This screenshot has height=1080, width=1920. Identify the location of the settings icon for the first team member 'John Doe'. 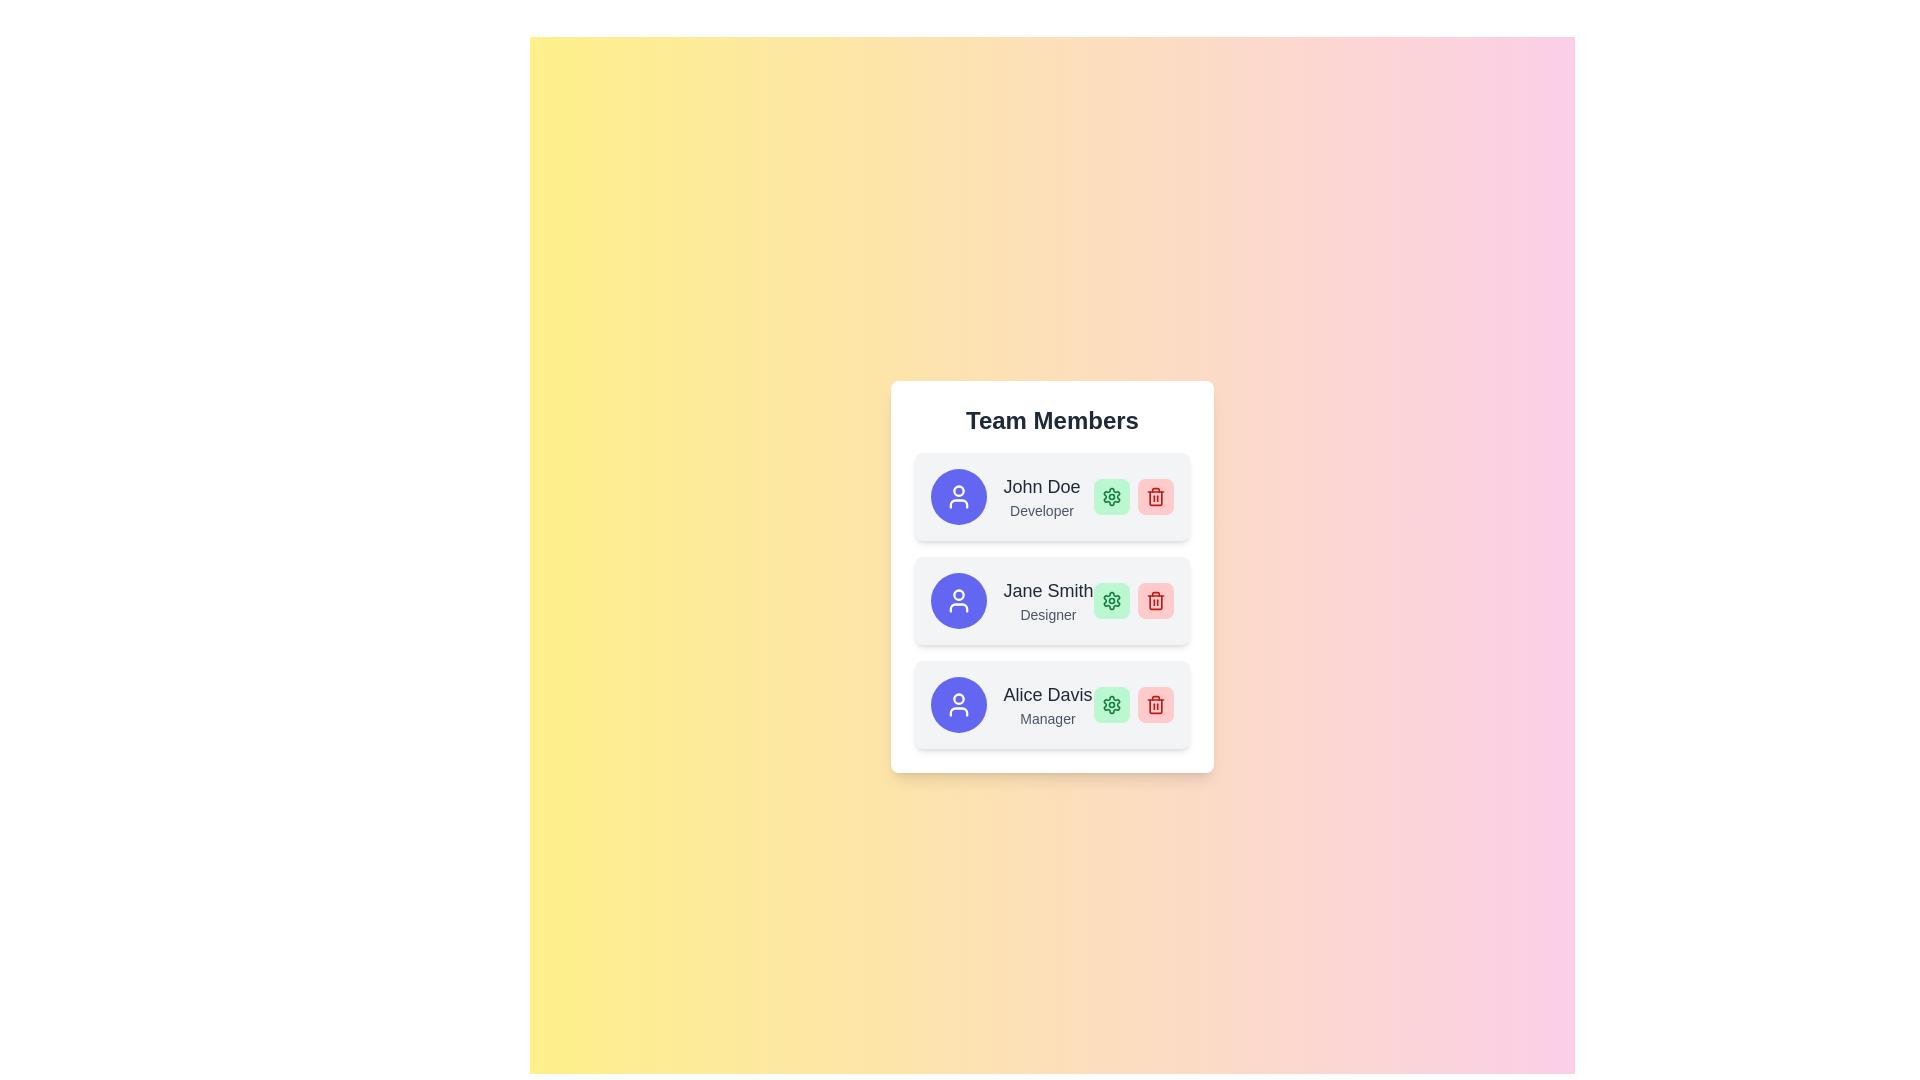
(1110, 496).